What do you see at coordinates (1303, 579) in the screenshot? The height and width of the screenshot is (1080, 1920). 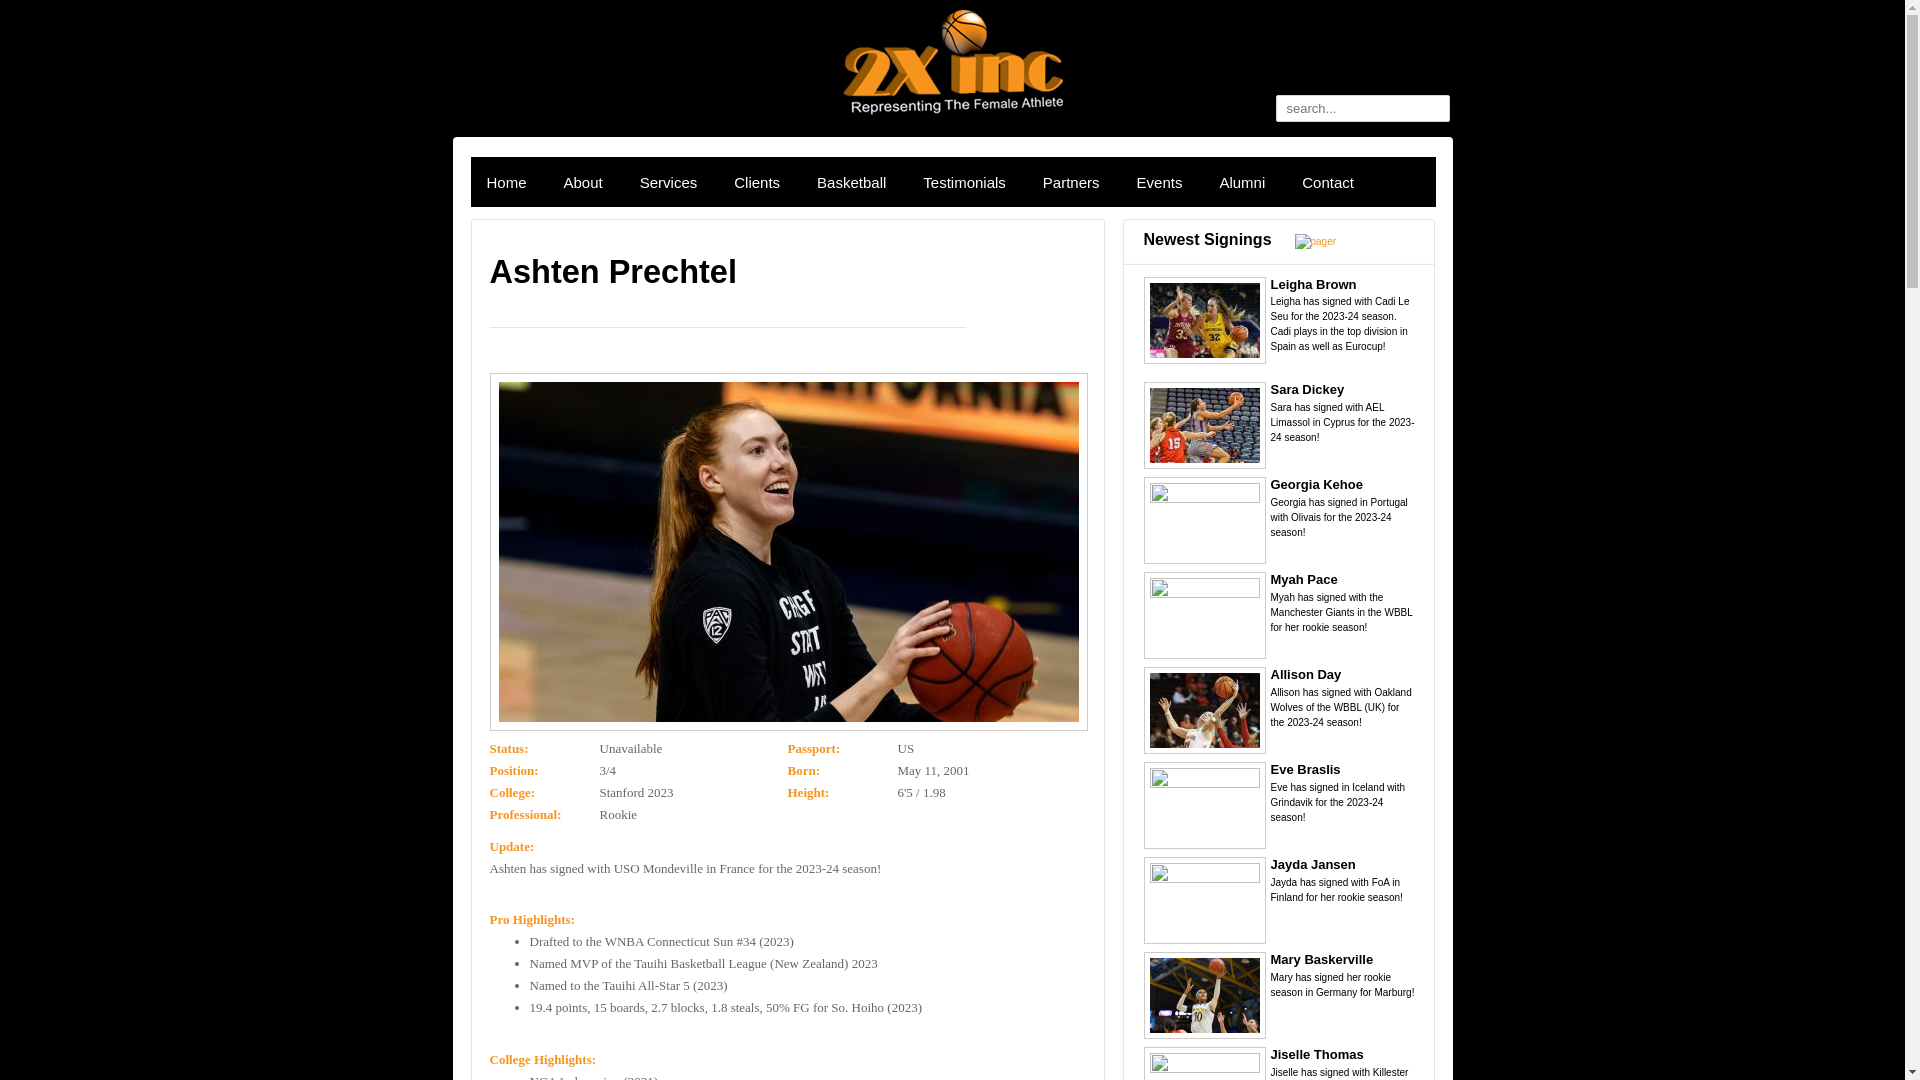 I see `'Myah Pace'` at bounding box center [1303, 579].